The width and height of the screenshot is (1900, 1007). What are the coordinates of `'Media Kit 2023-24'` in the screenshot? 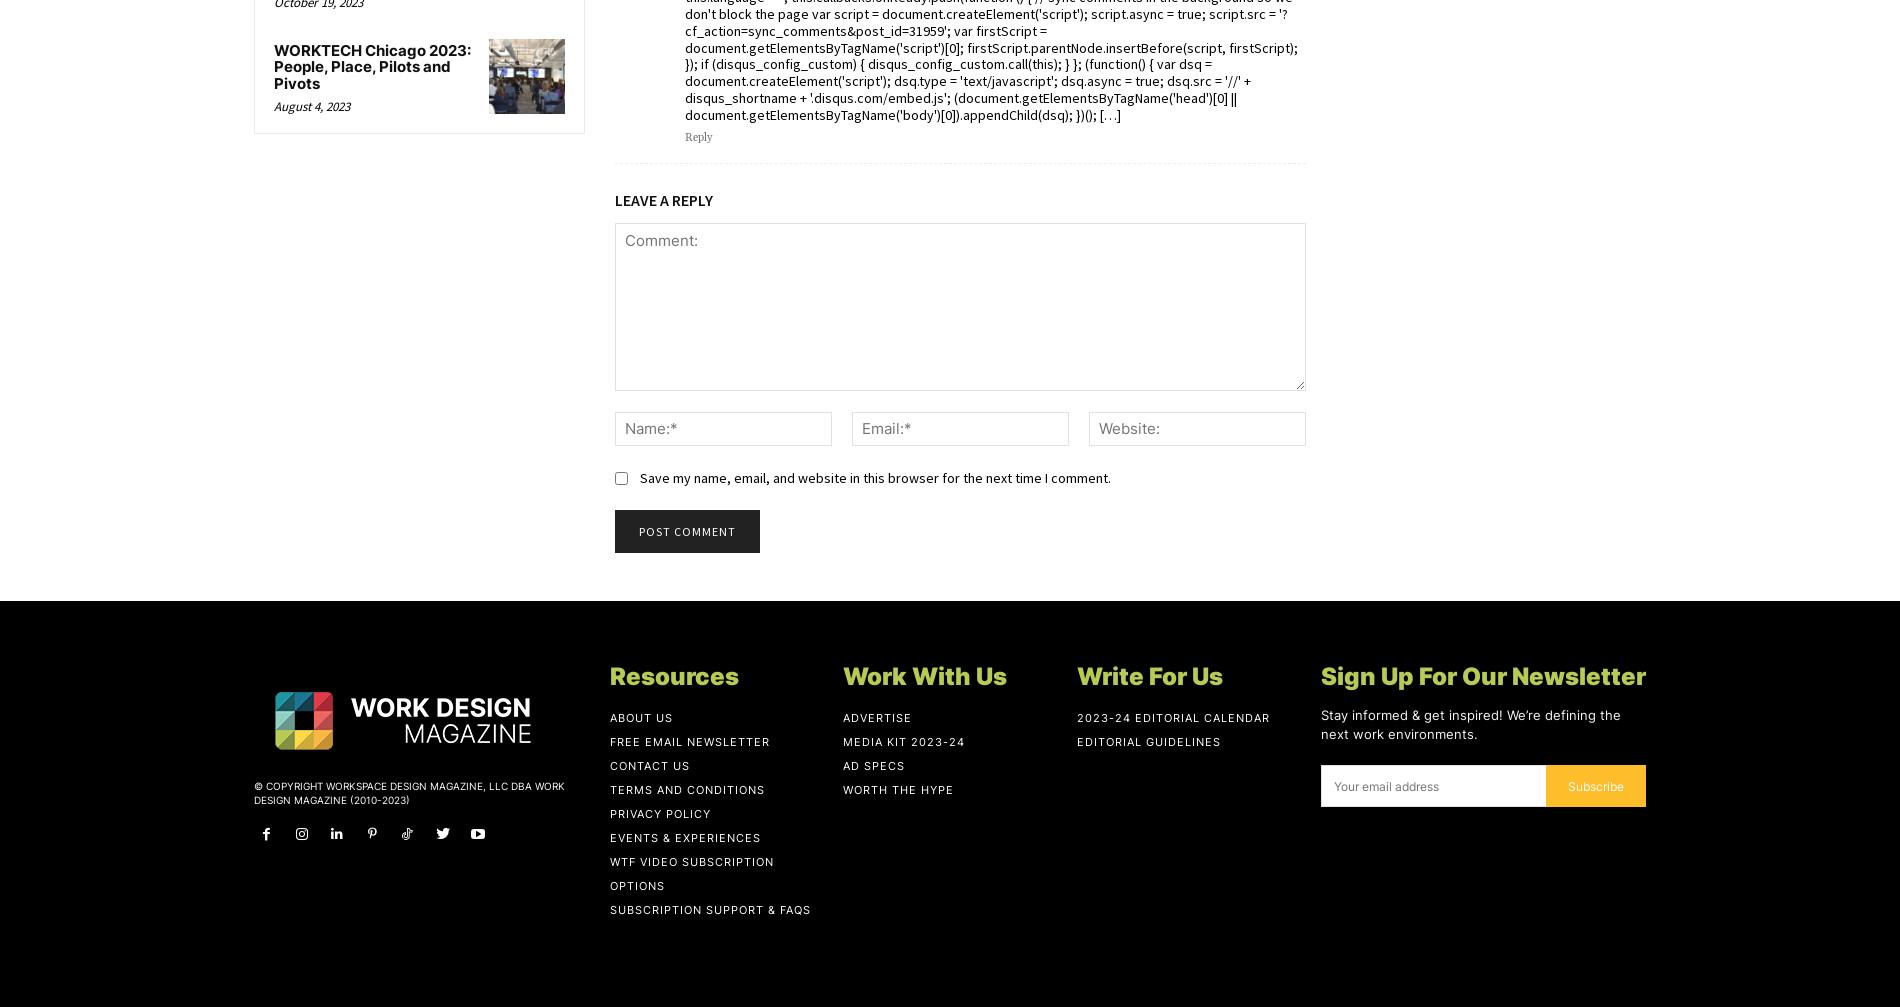 It's located at (903, 740).